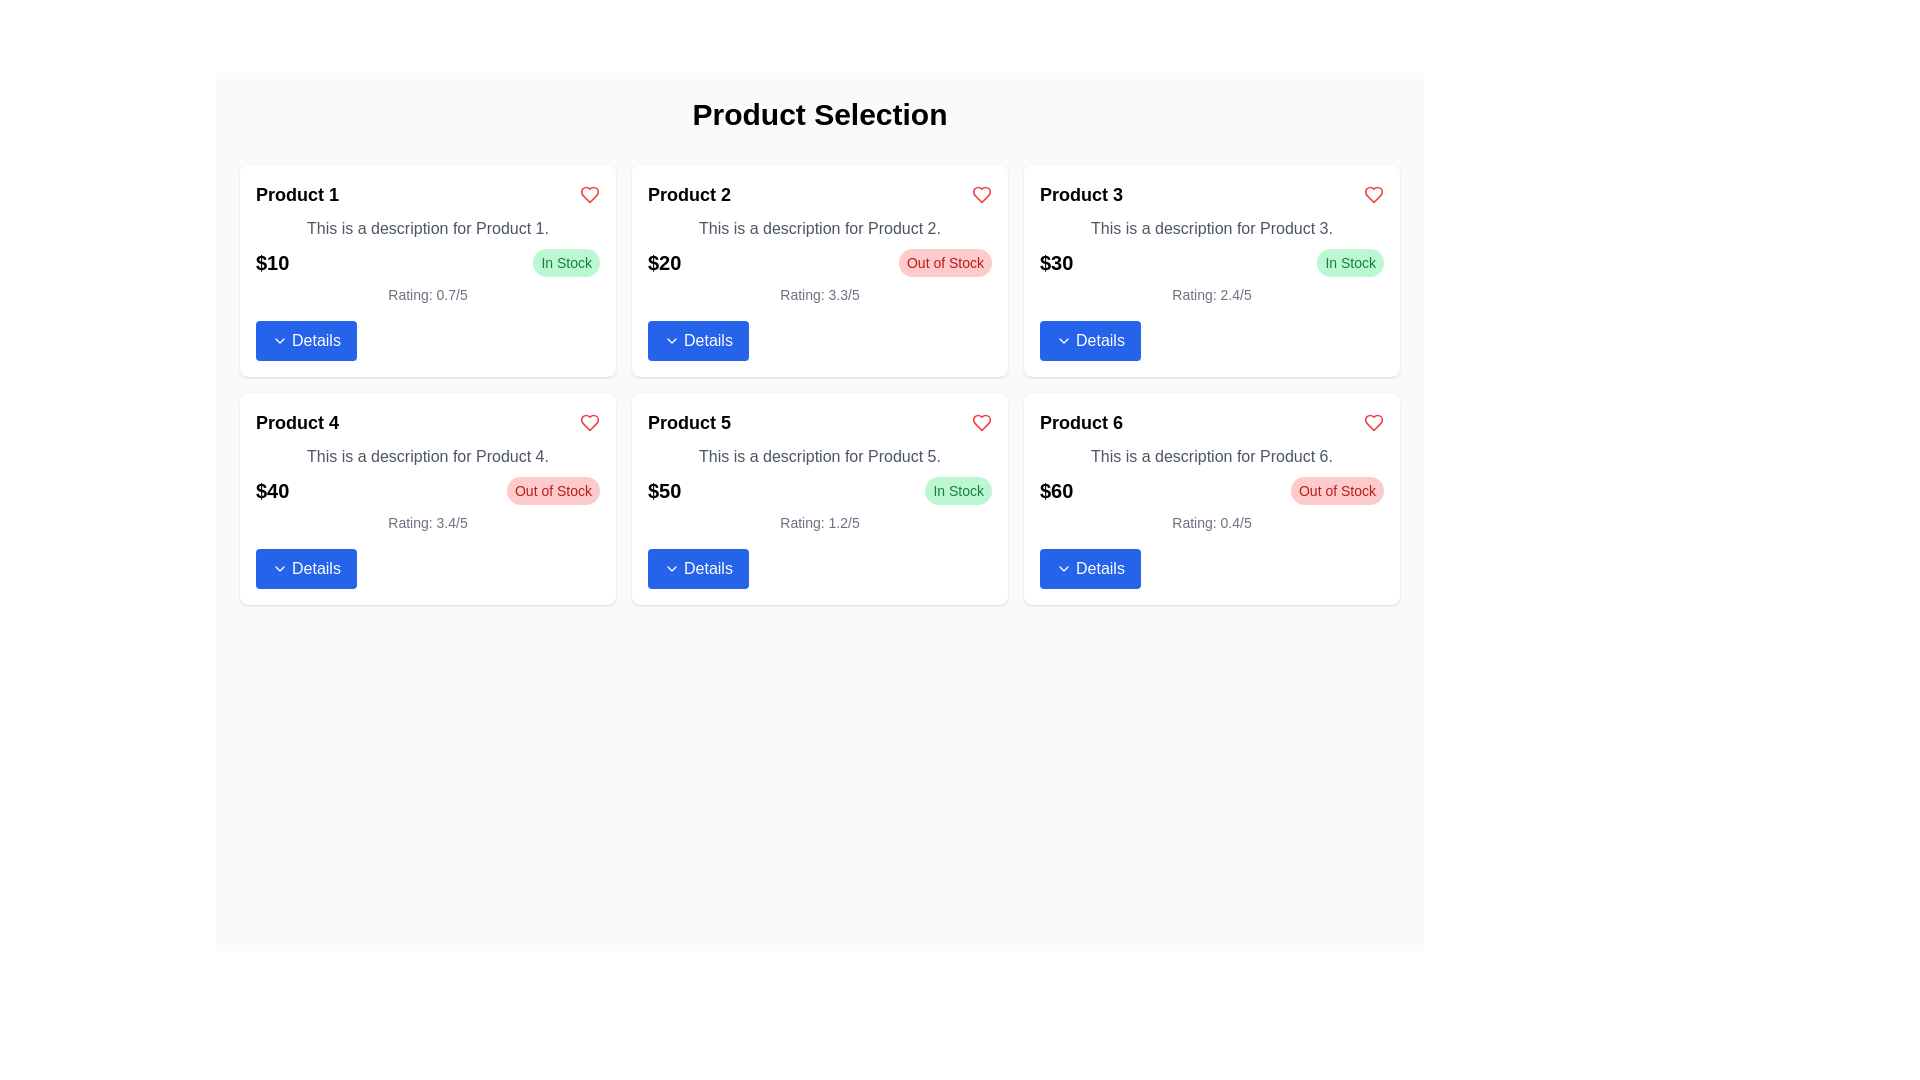 The height and width of the screenshot is (1080, 1920). Describe the element at coordinates (1372, 195) in the screenshot. I see `the heart-shaped icon located at the top-right corner of the Product 3 card` at that location.